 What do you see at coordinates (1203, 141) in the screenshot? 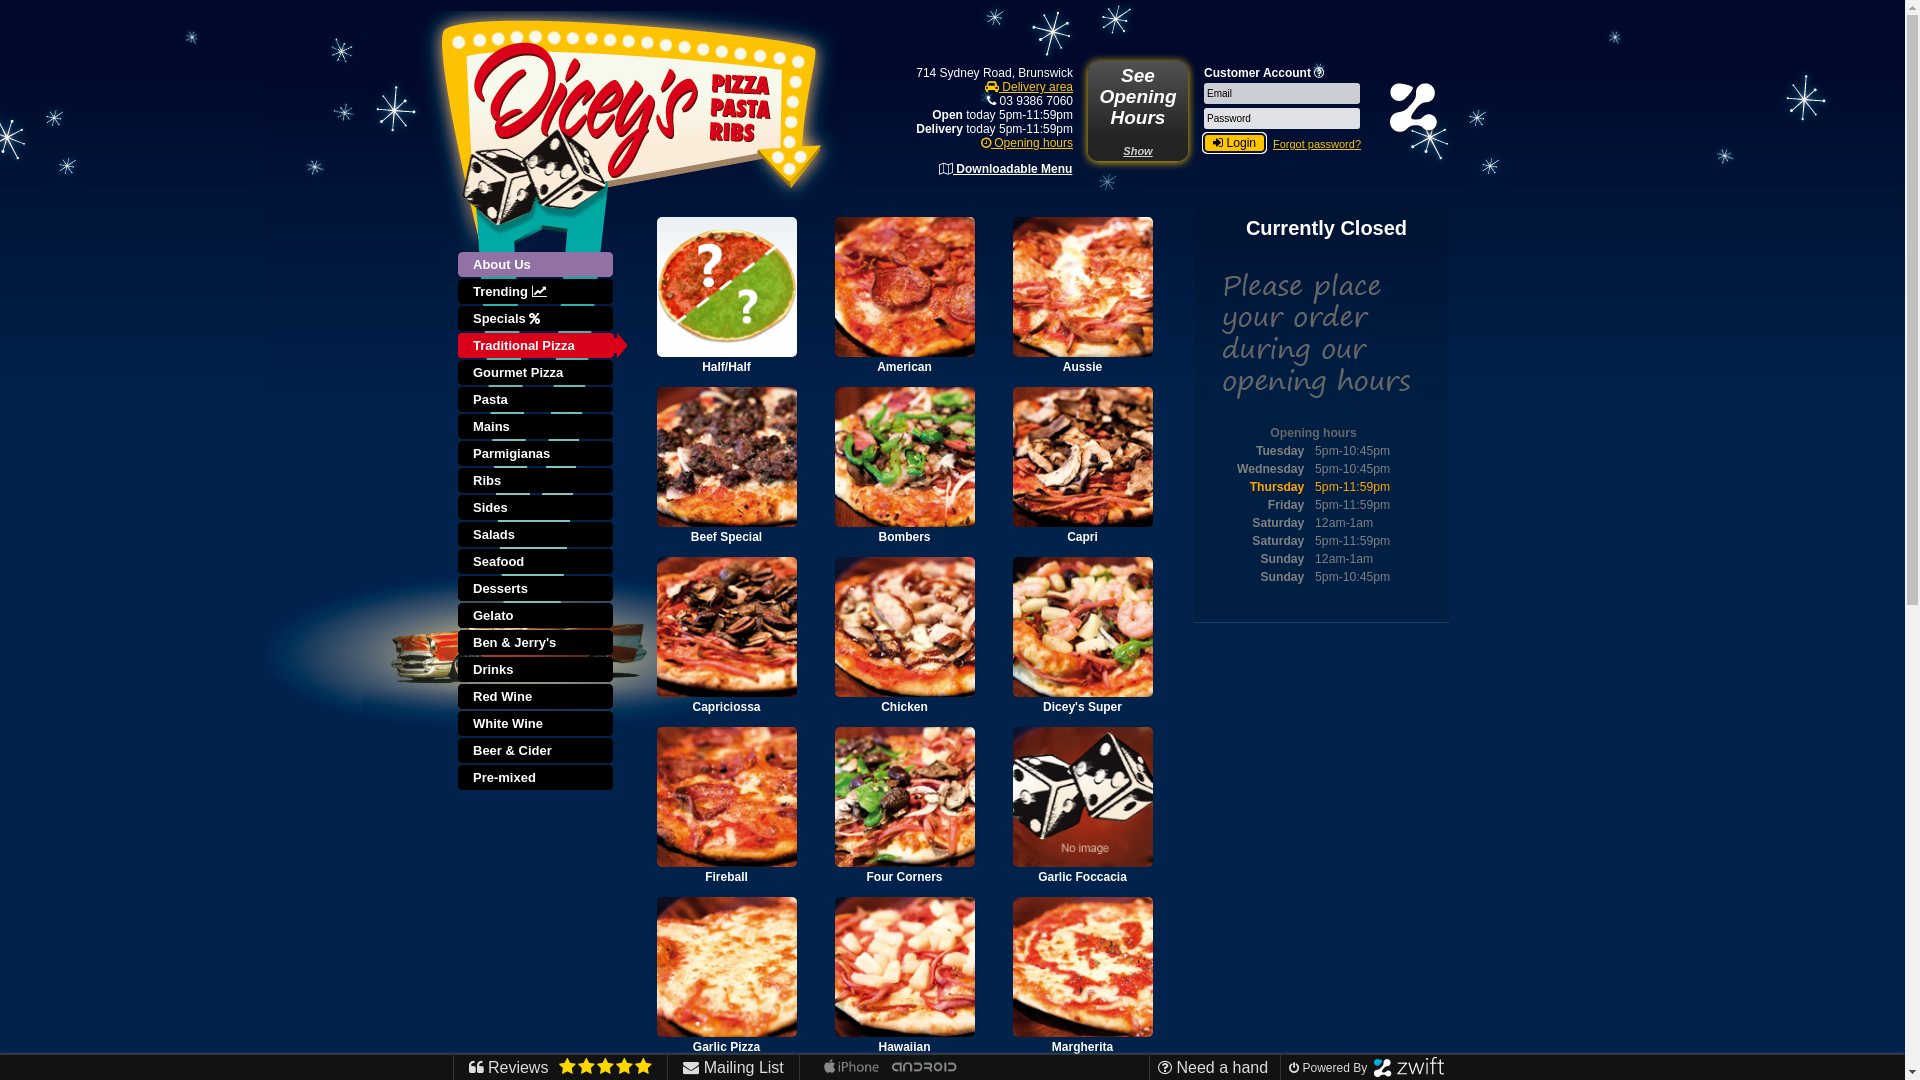
I see `'Login'` at bounding box center [1203, 141].